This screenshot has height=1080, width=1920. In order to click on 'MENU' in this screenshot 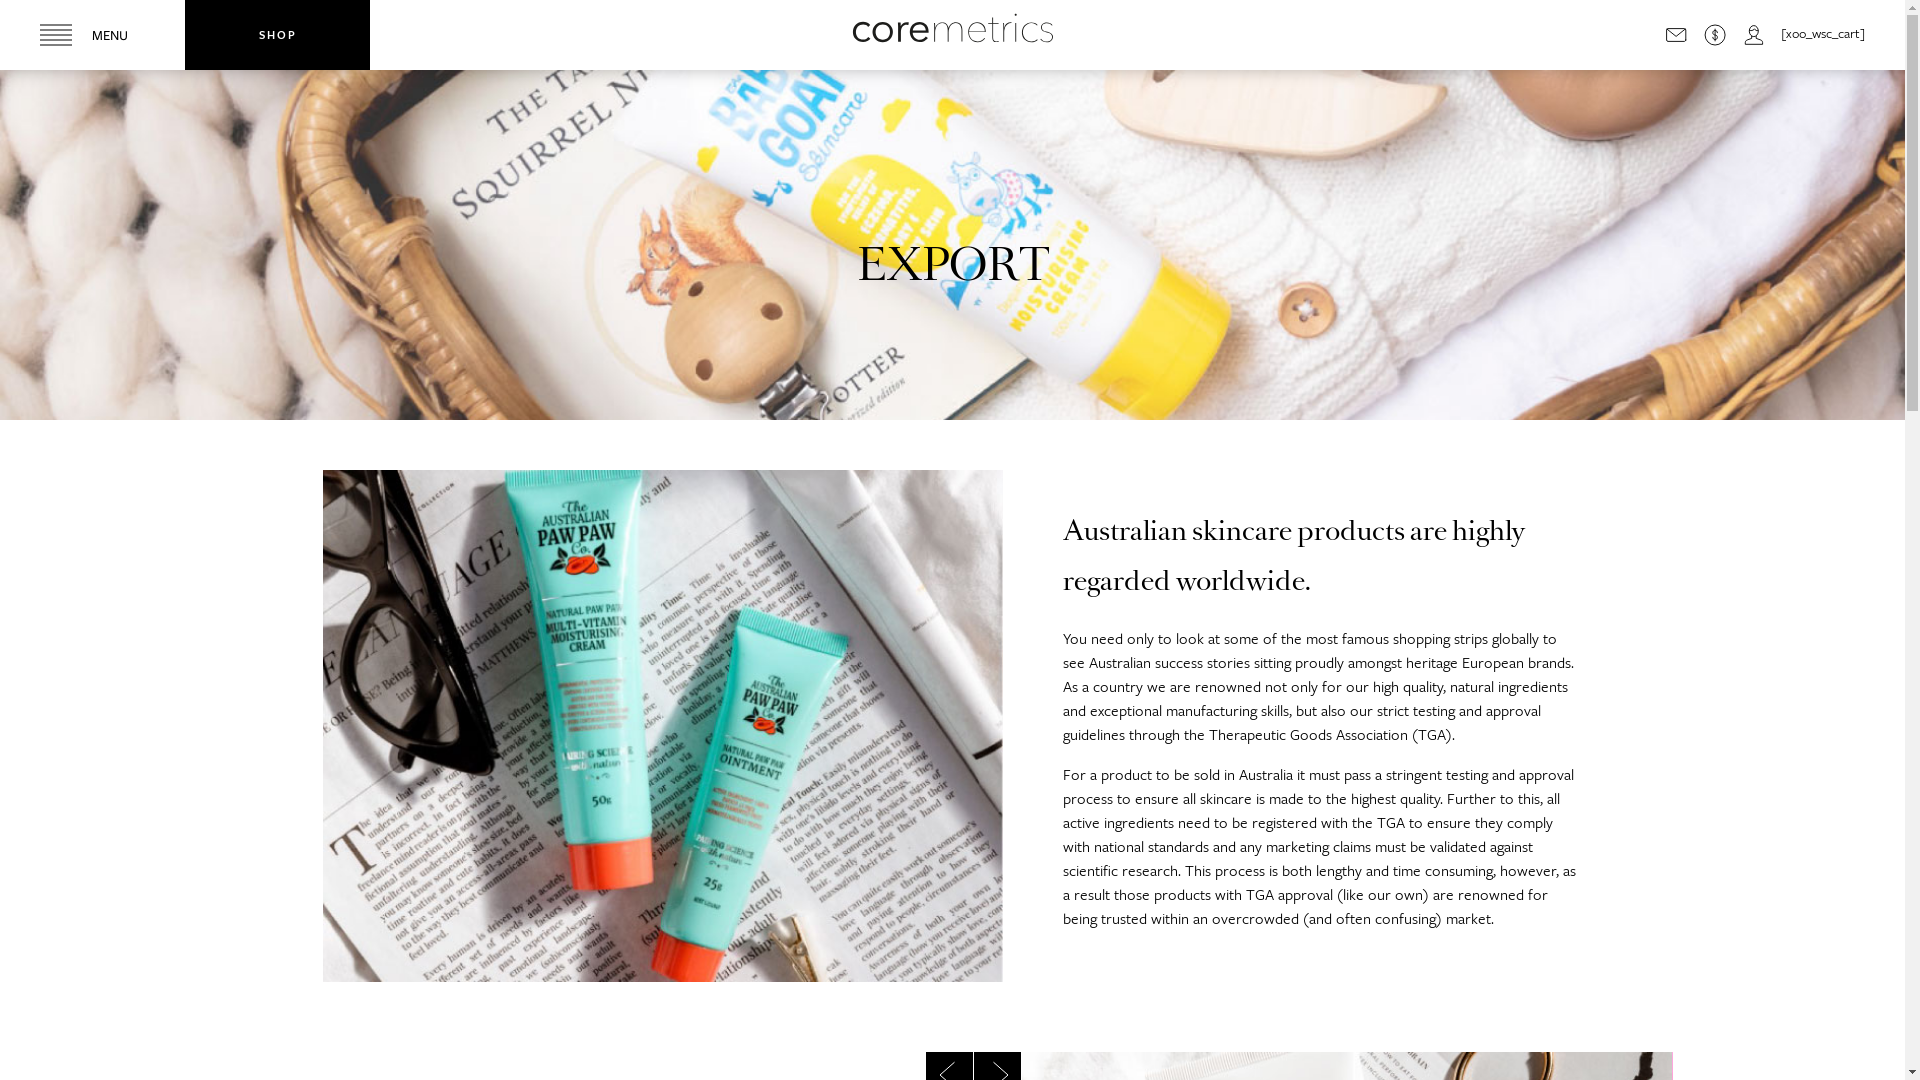, I will do `click(91, 34)`.